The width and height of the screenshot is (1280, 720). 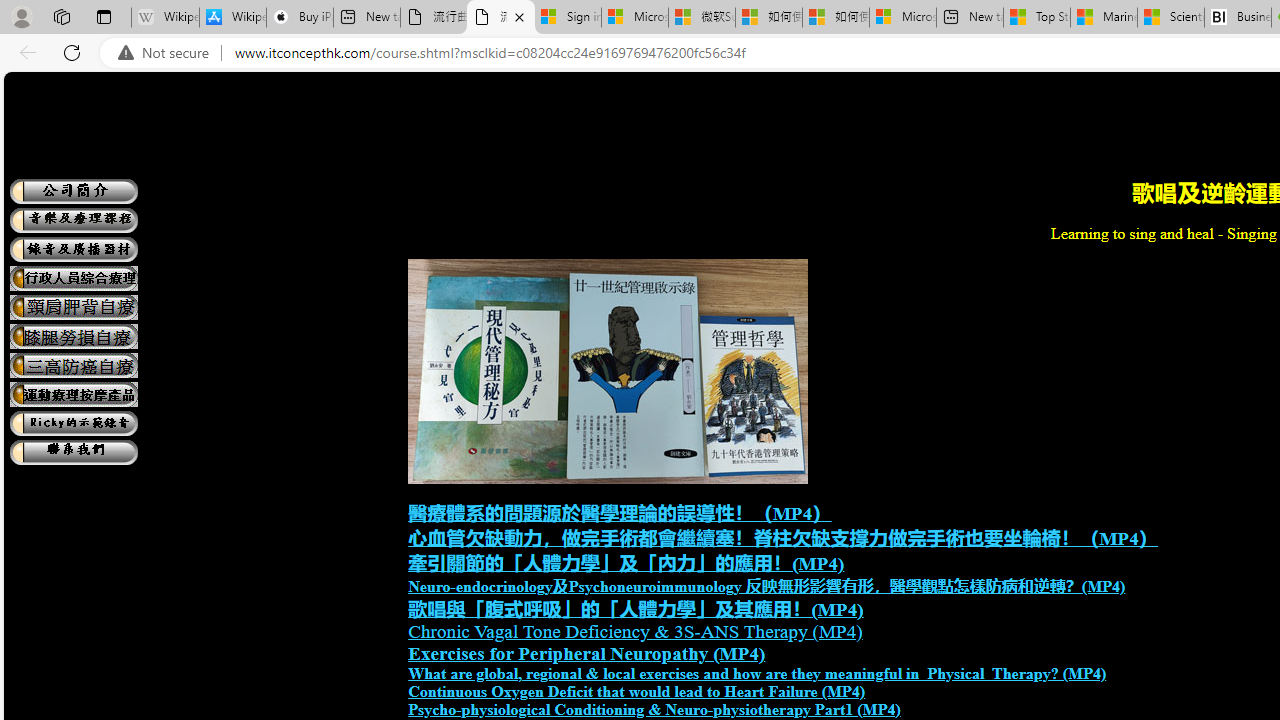 What do you see at coordinates (168, 52) in the screenshot?
I see `'Not secure'` at bounding box center [168, 52].